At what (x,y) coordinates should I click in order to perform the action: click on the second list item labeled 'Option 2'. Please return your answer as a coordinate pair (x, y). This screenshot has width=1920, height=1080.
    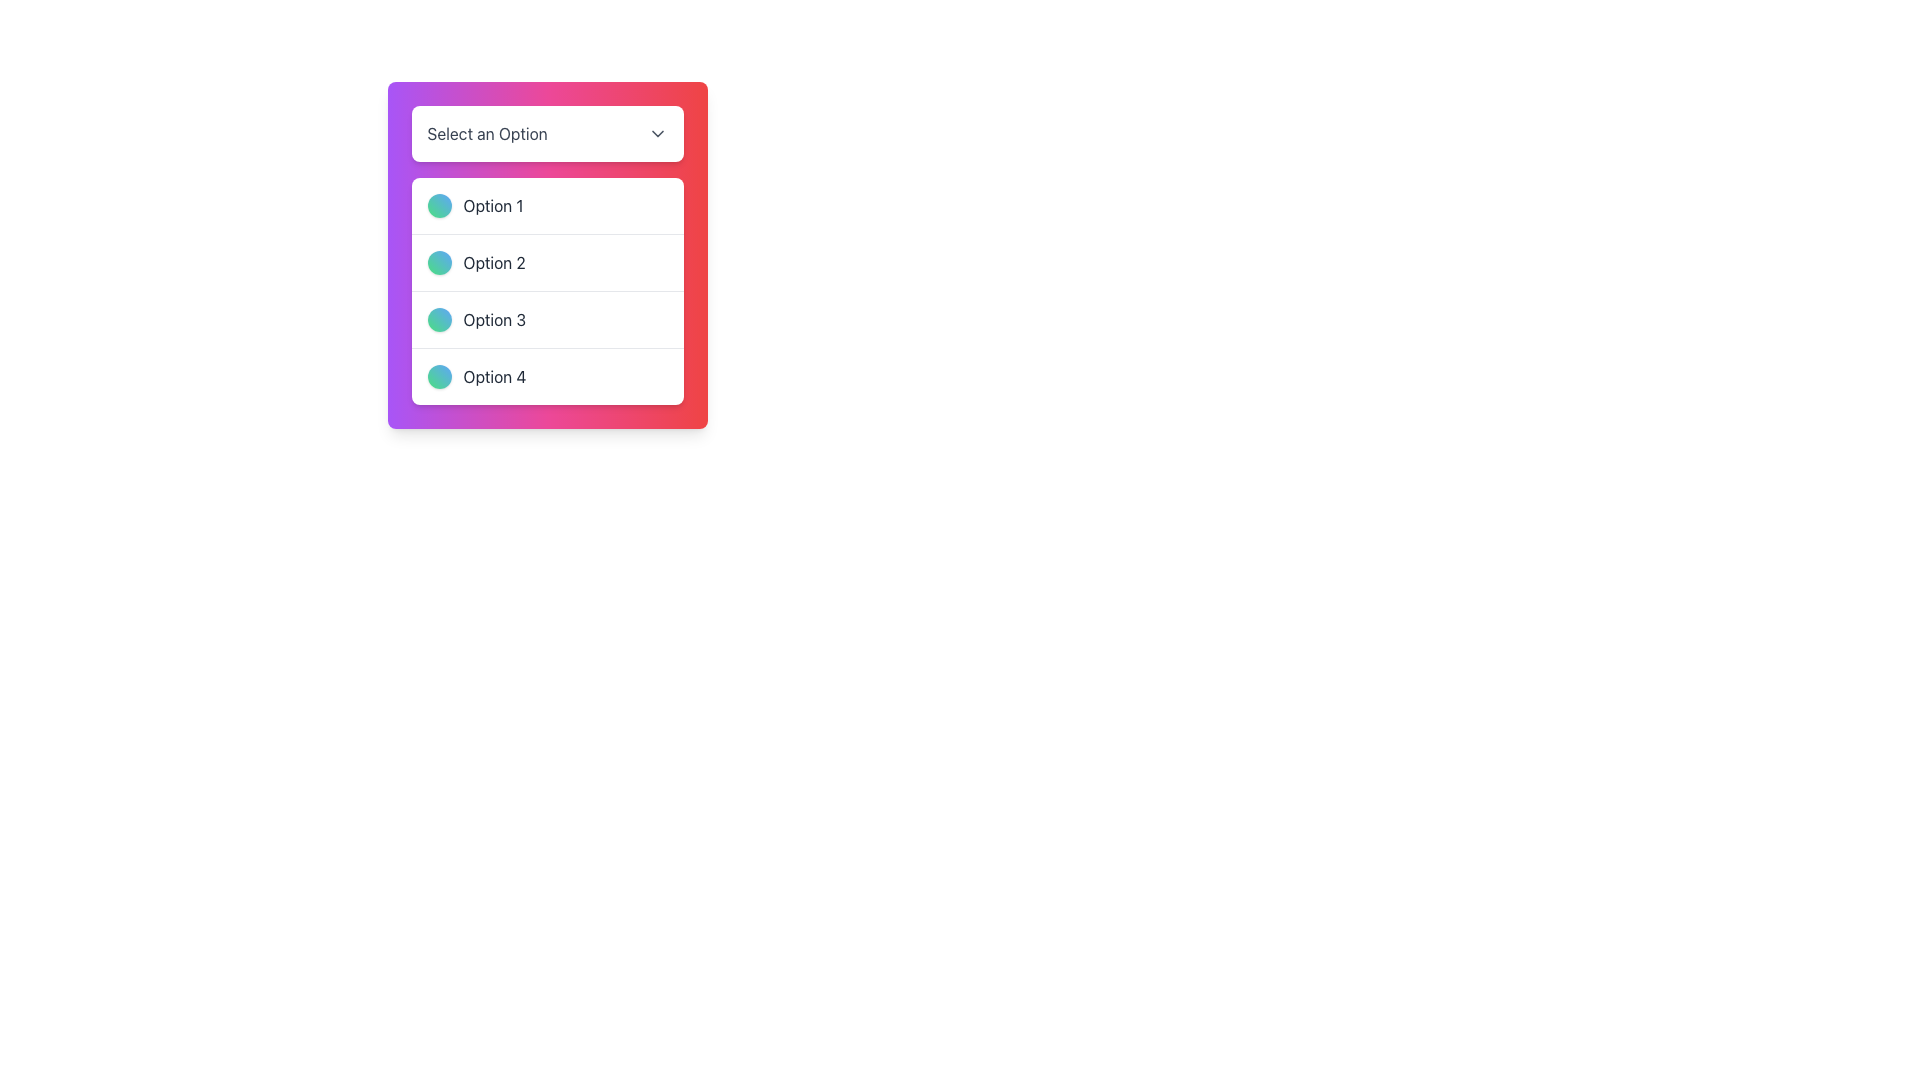
    Looking at the image, I should click on (547, 291).